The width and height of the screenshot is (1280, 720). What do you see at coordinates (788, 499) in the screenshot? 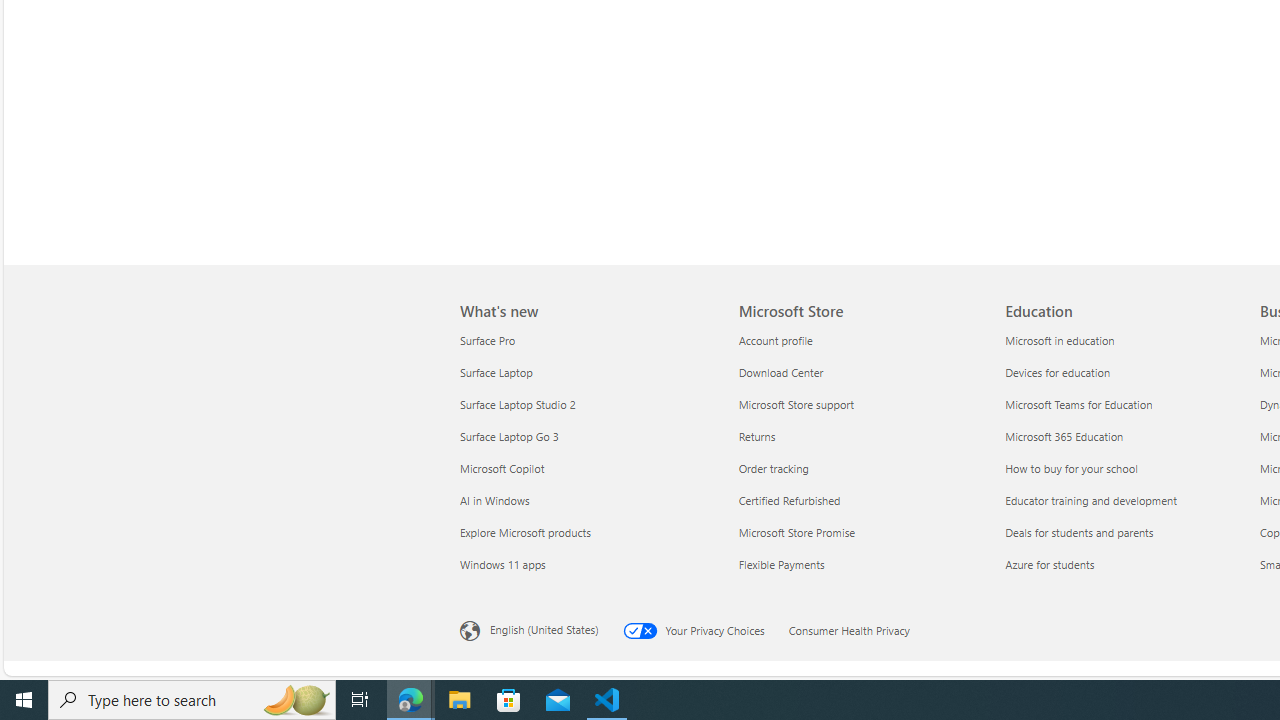
I see `'Certified Refurbished Microsoft Store'` at bounding box center [788, 499].